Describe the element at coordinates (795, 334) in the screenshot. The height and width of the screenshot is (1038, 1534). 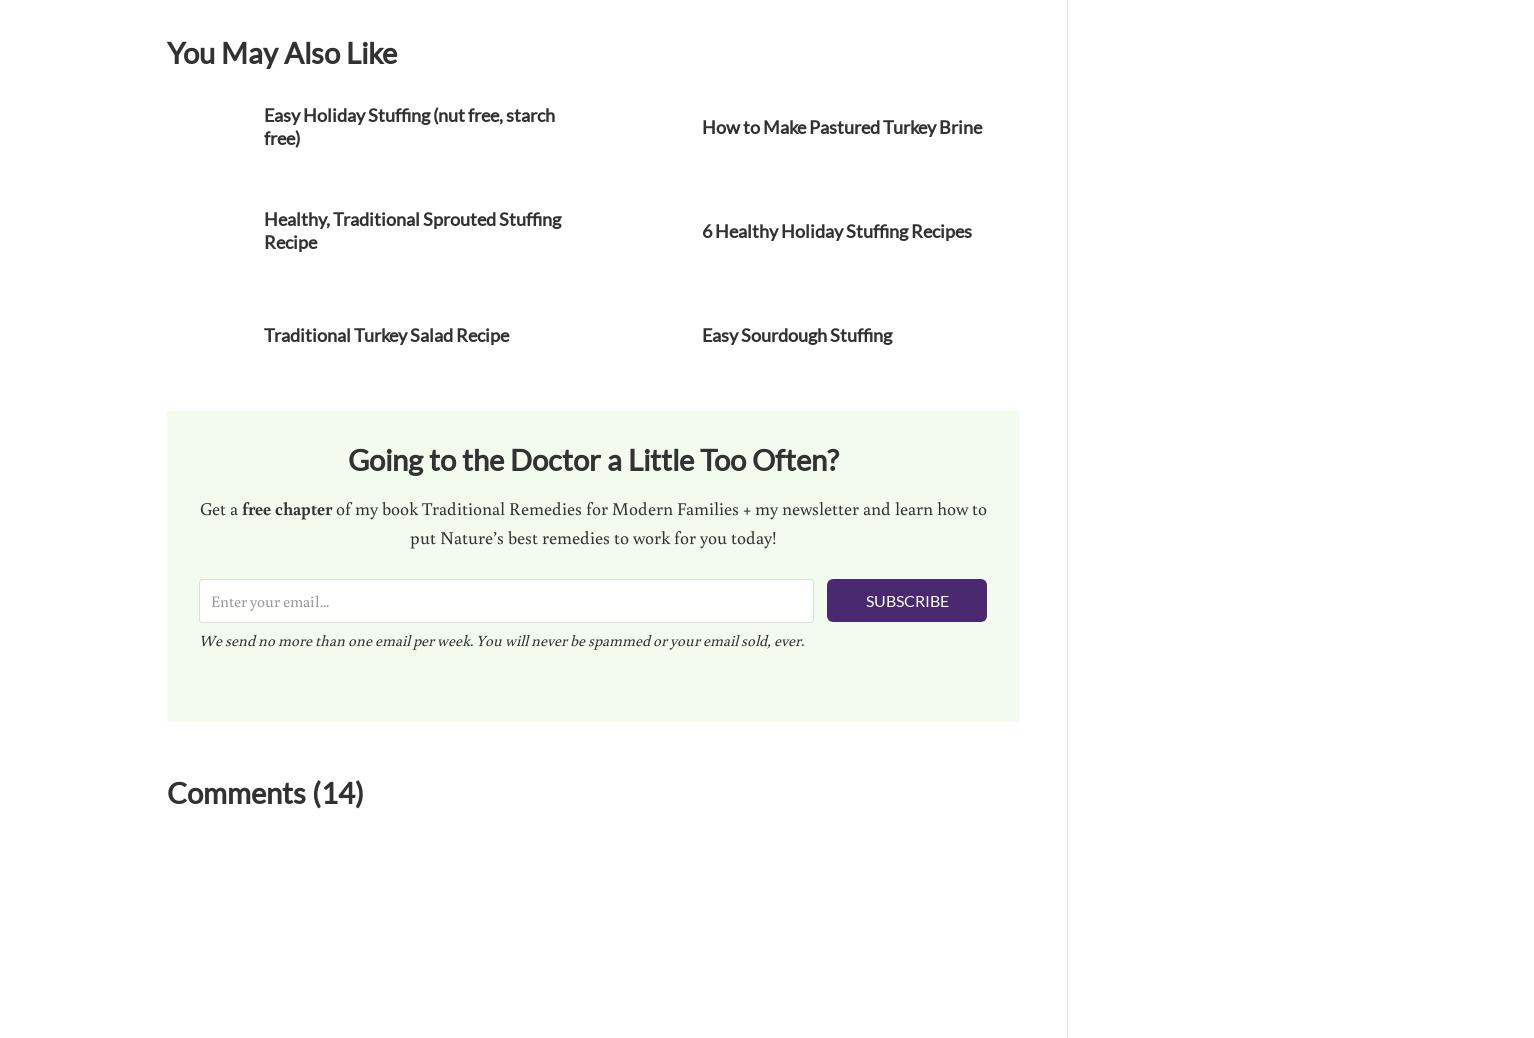
I see `'Easy Sourdough Stuffing'` at that location.